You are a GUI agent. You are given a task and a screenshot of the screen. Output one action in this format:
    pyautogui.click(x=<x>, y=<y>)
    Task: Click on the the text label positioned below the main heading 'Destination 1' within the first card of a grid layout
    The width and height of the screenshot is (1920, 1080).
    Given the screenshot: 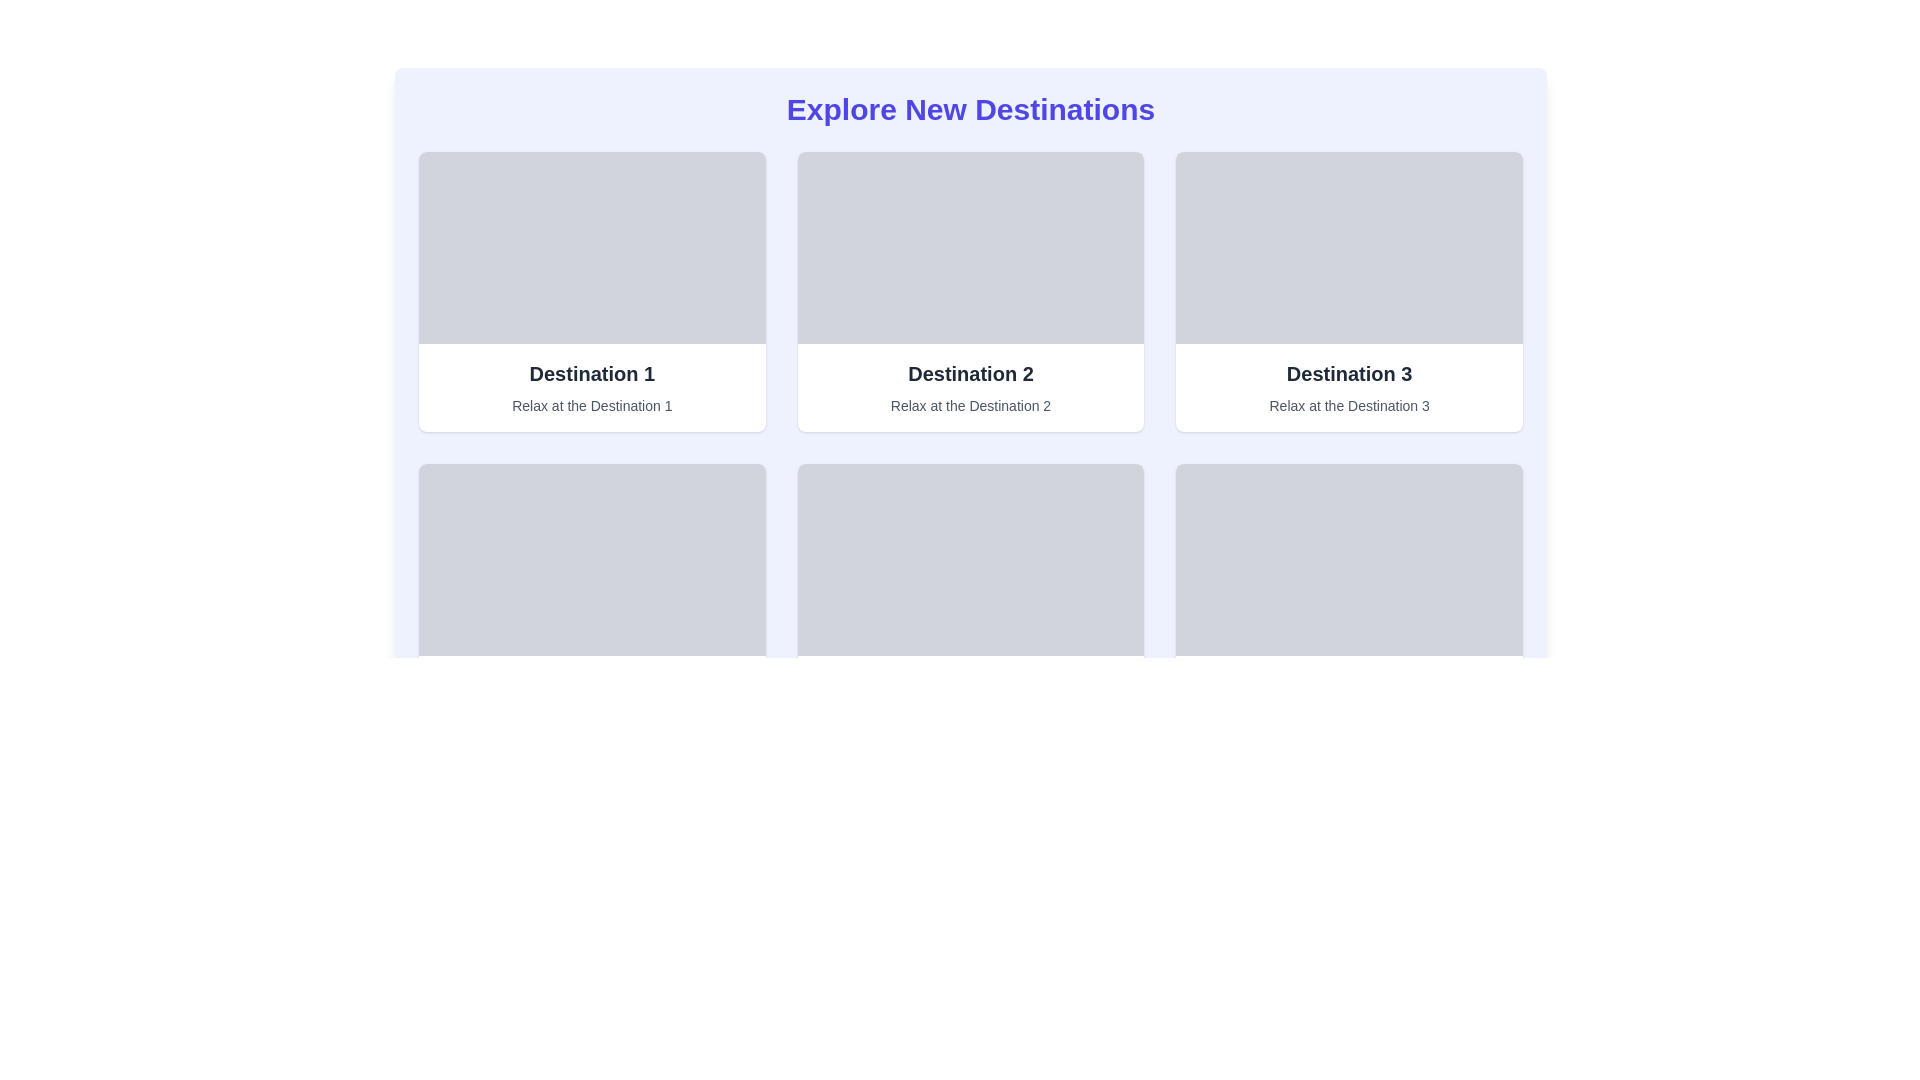 What is the action you would take?
    pyautogui.click(x=591, y=405)
    